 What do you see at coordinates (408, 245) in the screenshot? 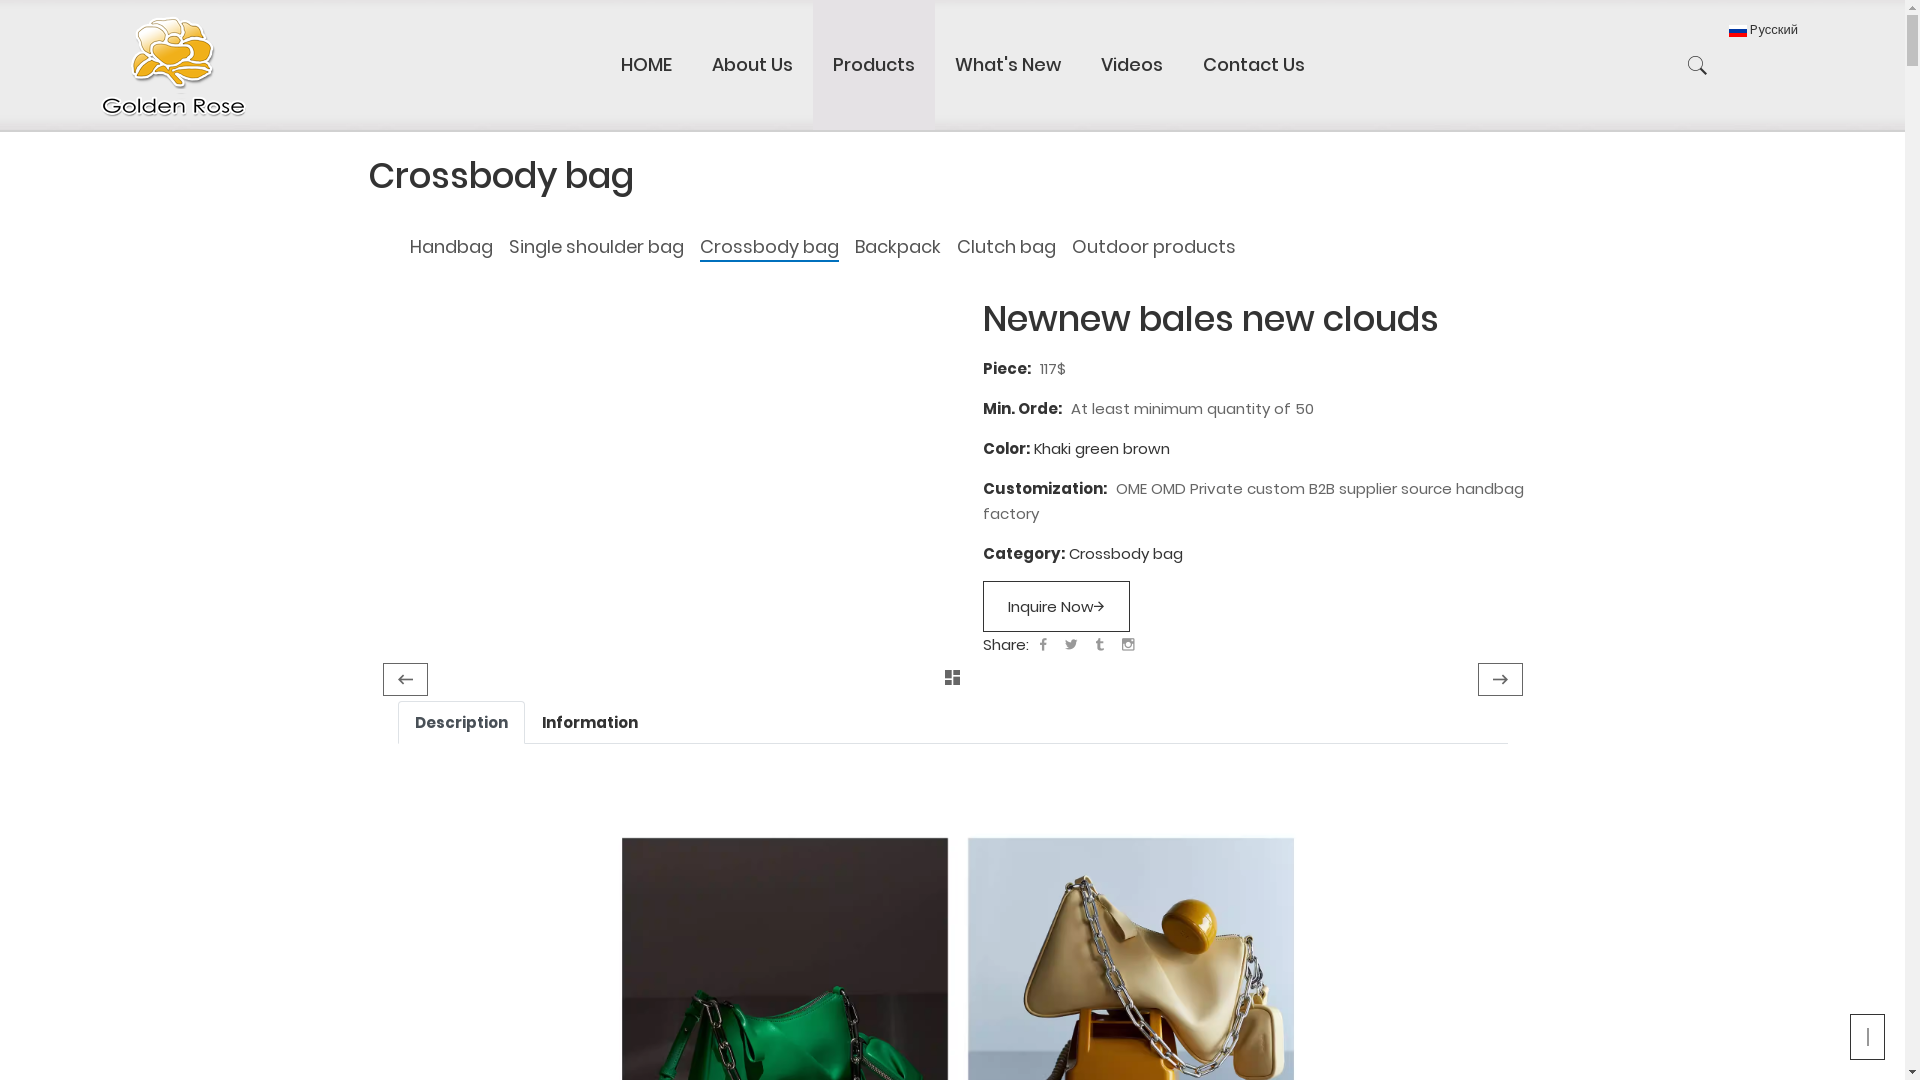
I see `'Handbag'` at bounding box center [408, 245].